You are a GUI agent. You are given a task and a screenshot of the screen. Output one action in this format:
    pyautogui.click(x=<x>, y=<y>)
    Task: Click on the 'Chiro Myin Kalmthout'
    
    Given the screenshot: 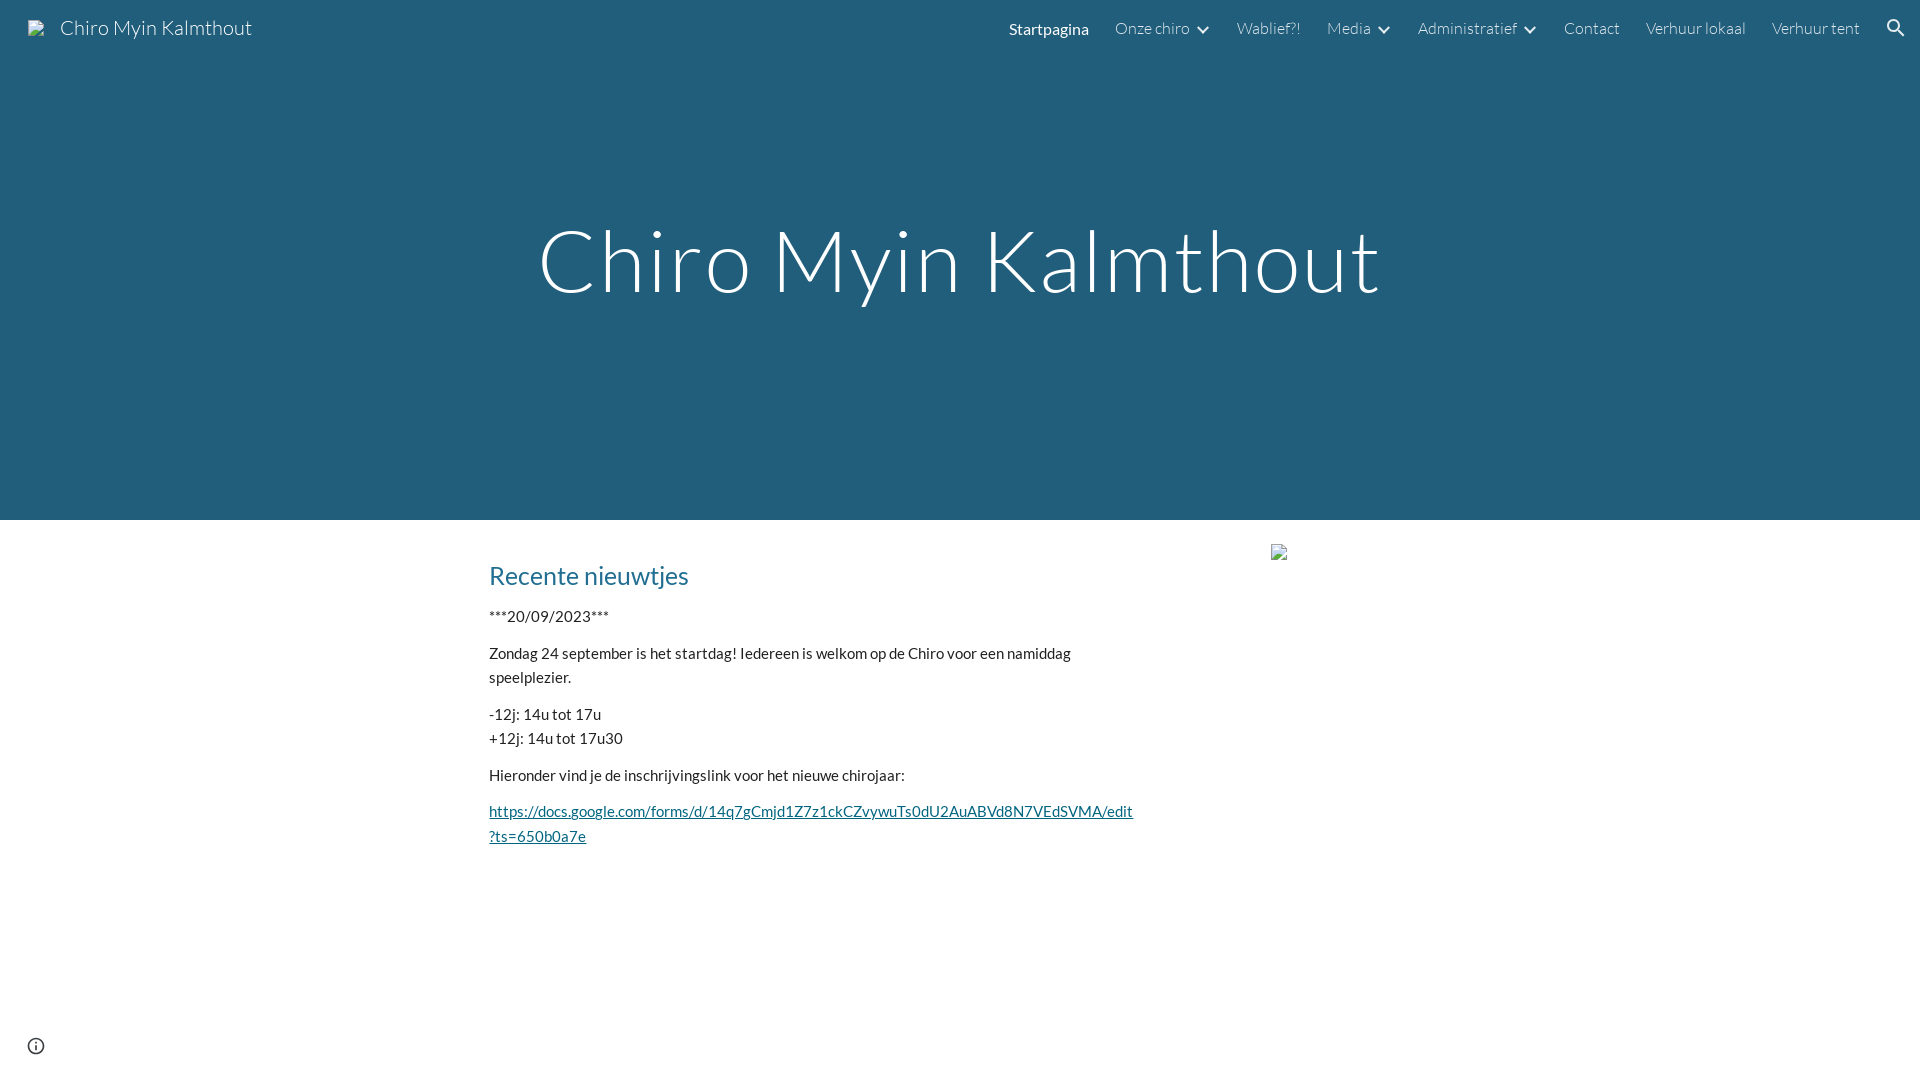 What is the action you would take?
    pyautogui.click(x=138, y=25)
    